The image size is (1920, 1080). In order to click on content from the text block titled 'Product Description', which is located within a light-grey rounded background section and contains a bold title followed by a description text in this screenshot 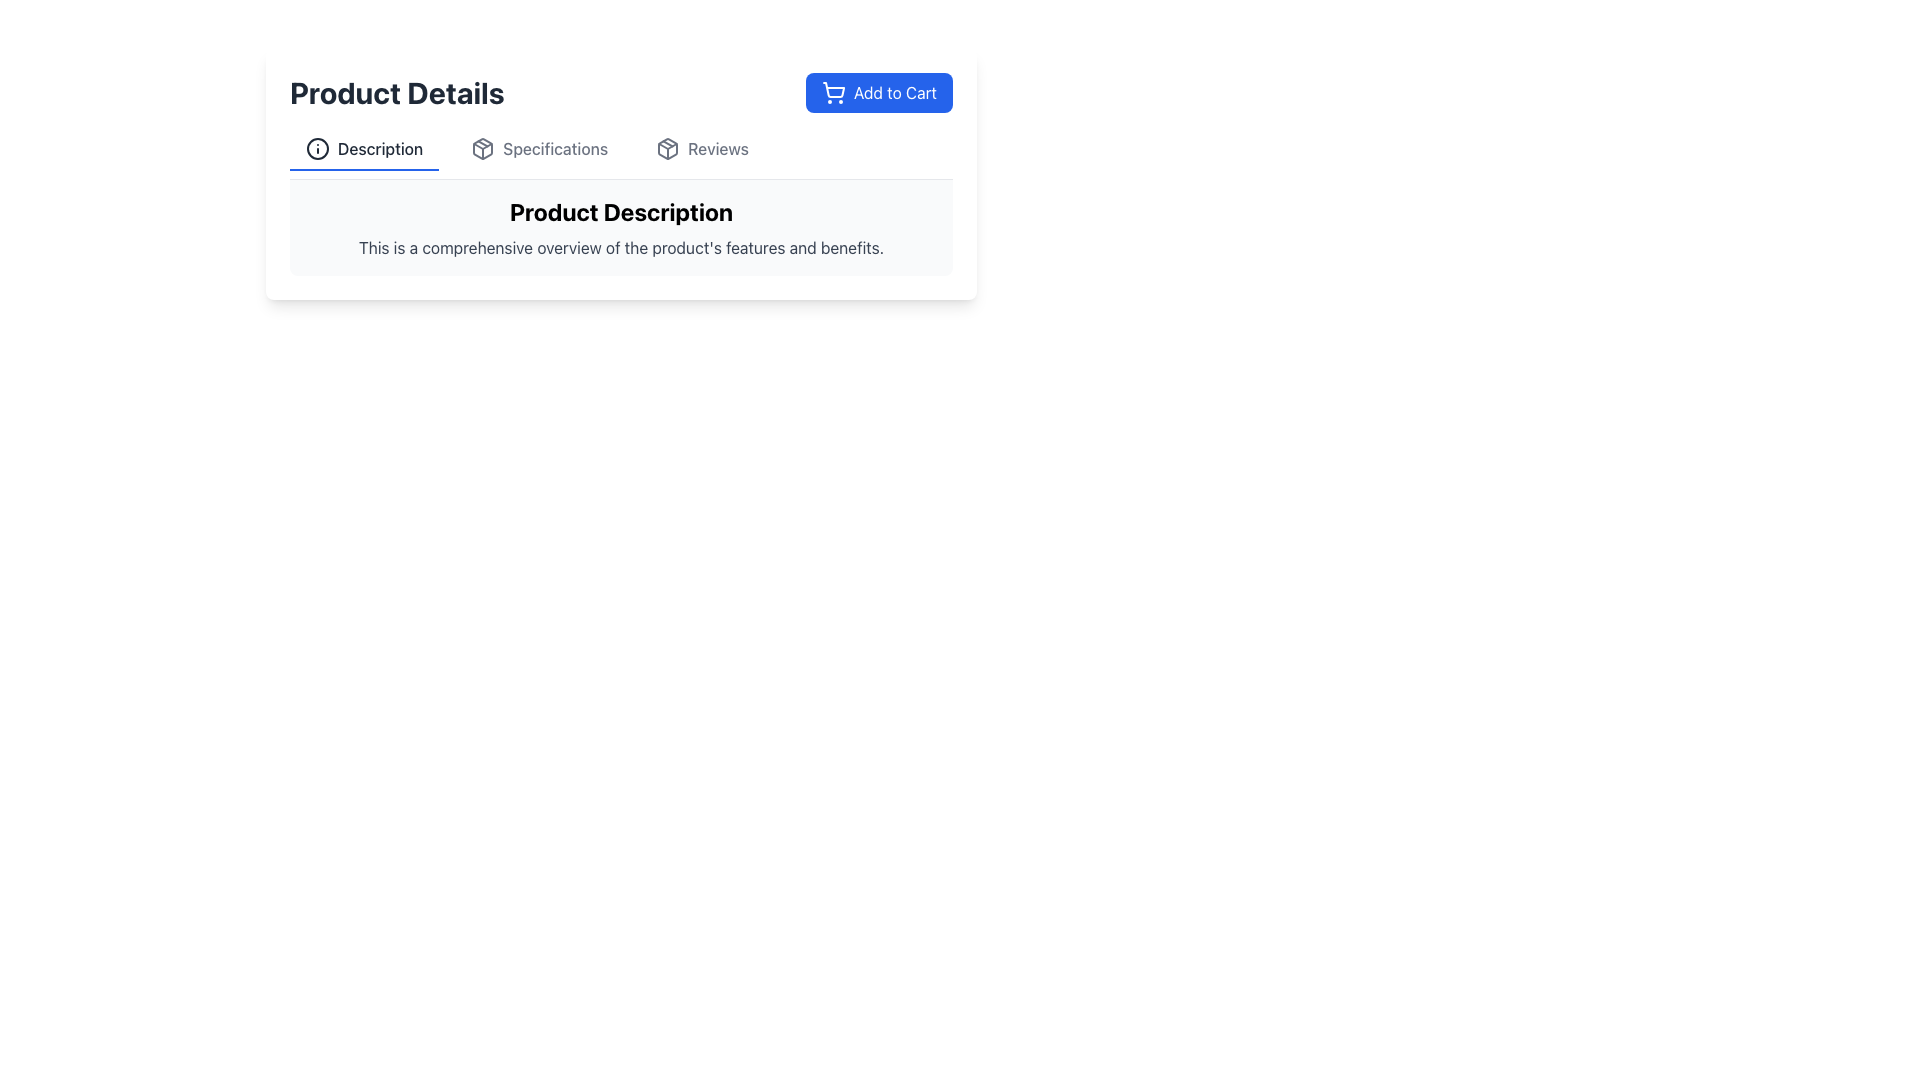, I will do `click(620, 226)`.